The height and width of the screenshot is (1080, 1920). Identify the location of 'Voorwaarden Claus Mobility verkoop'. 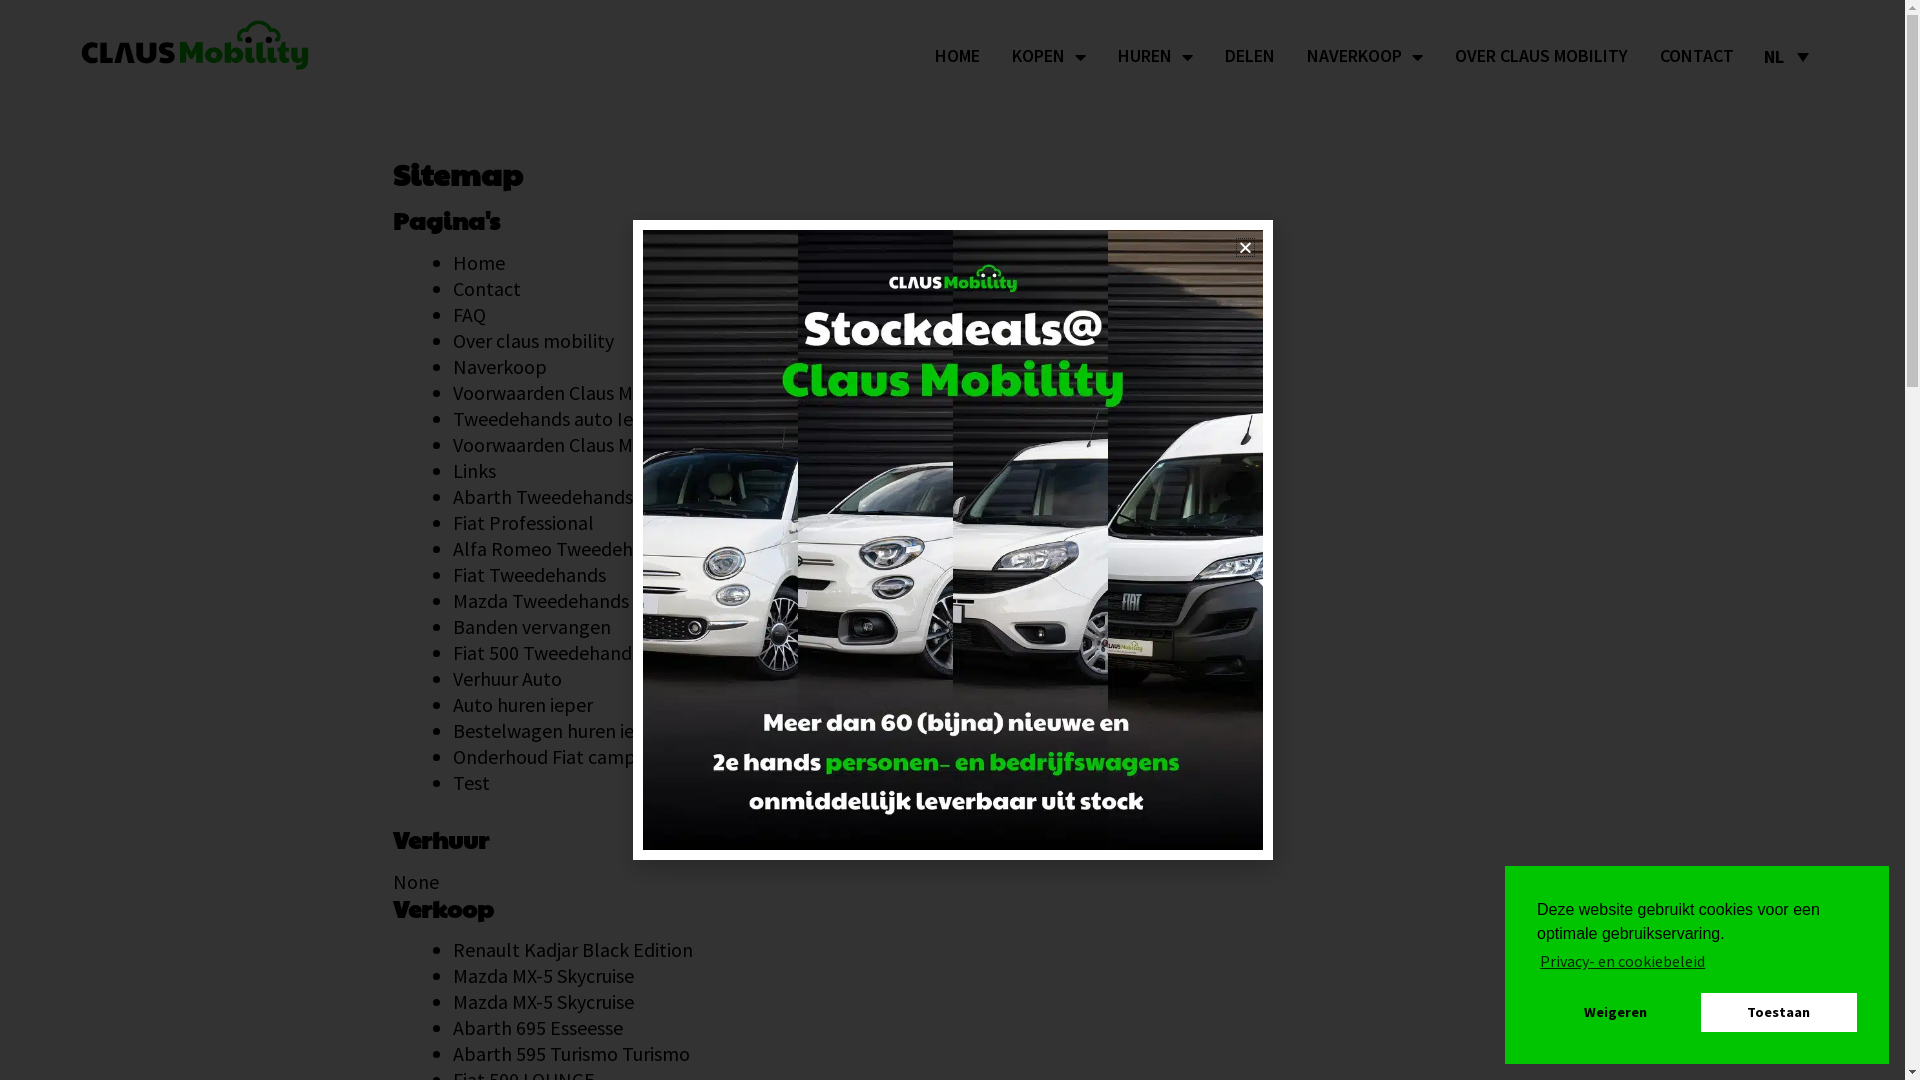
(604, 443).